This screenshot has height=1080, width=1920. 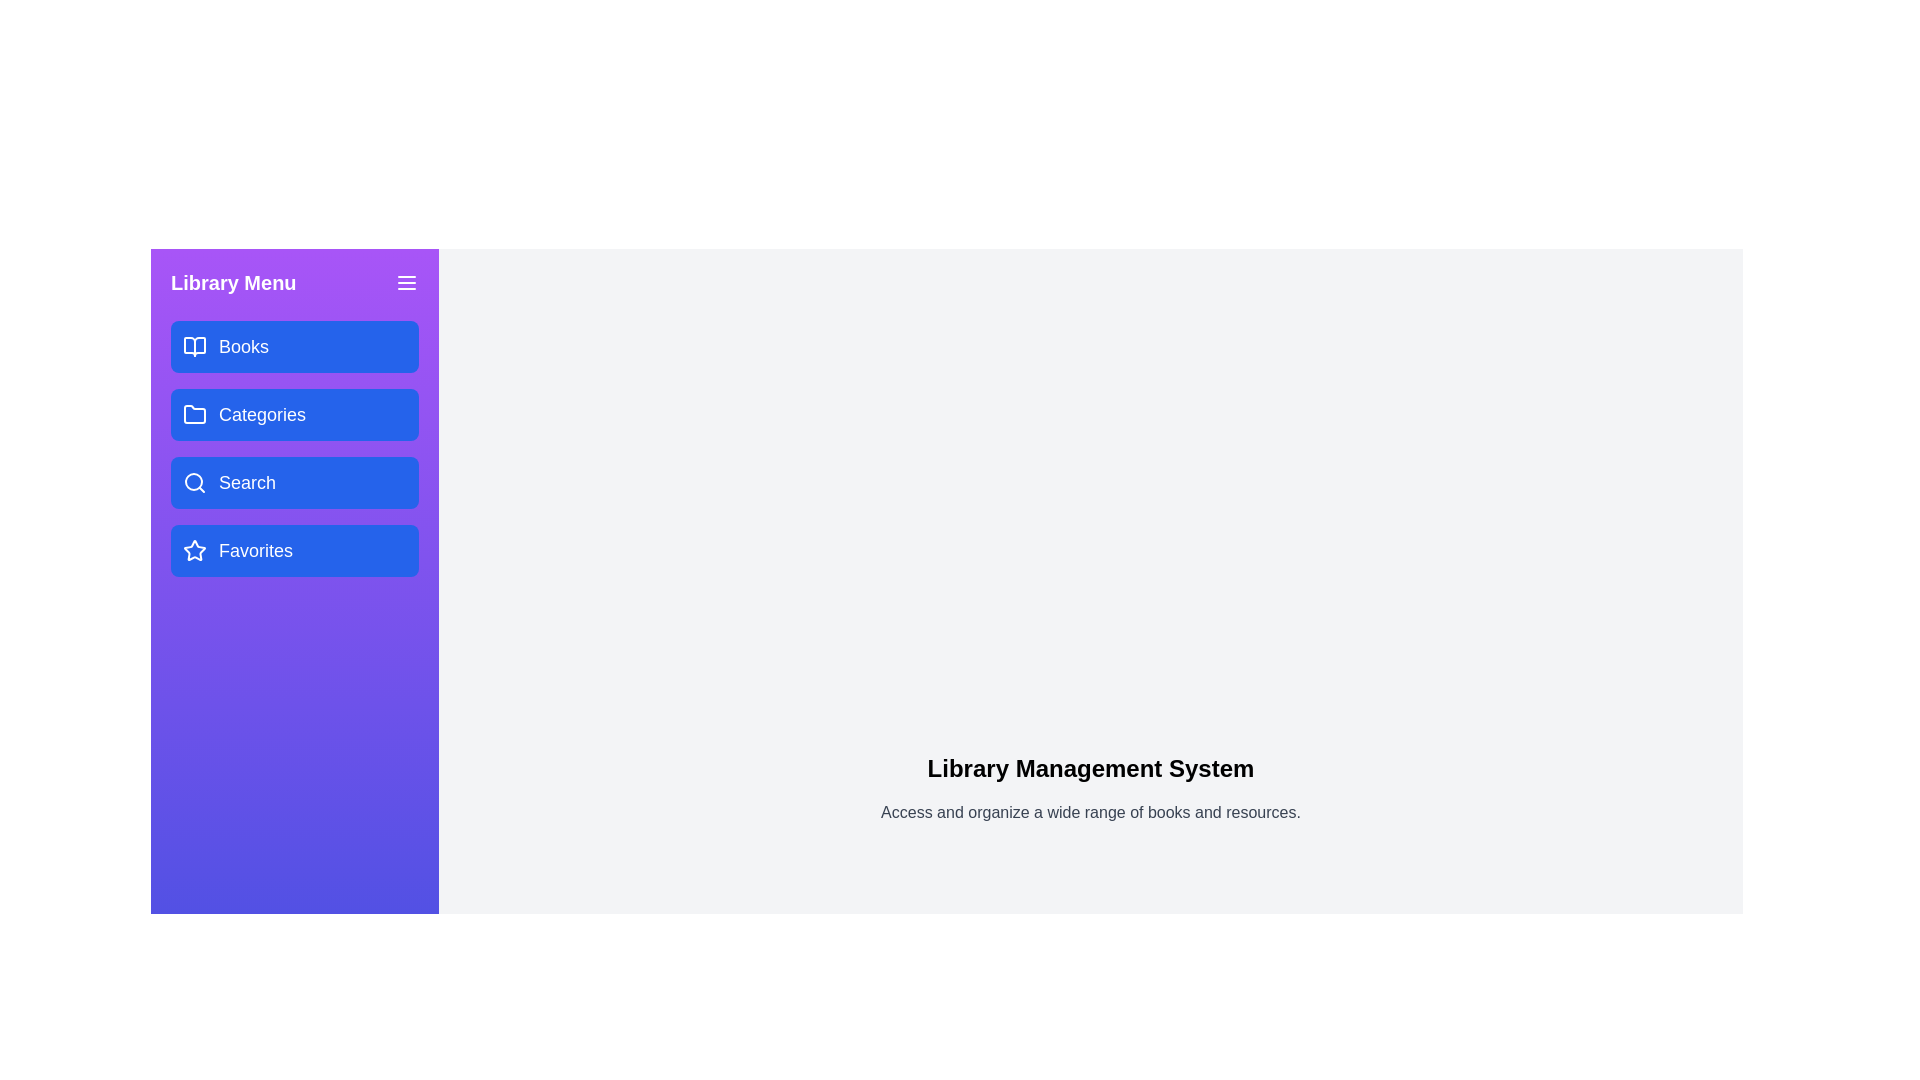 What do you see at coordinates (406, 282) in the screenshot?
I see `the close button in the sidebar header to close the sidebar` at bounding box center [406, 282].